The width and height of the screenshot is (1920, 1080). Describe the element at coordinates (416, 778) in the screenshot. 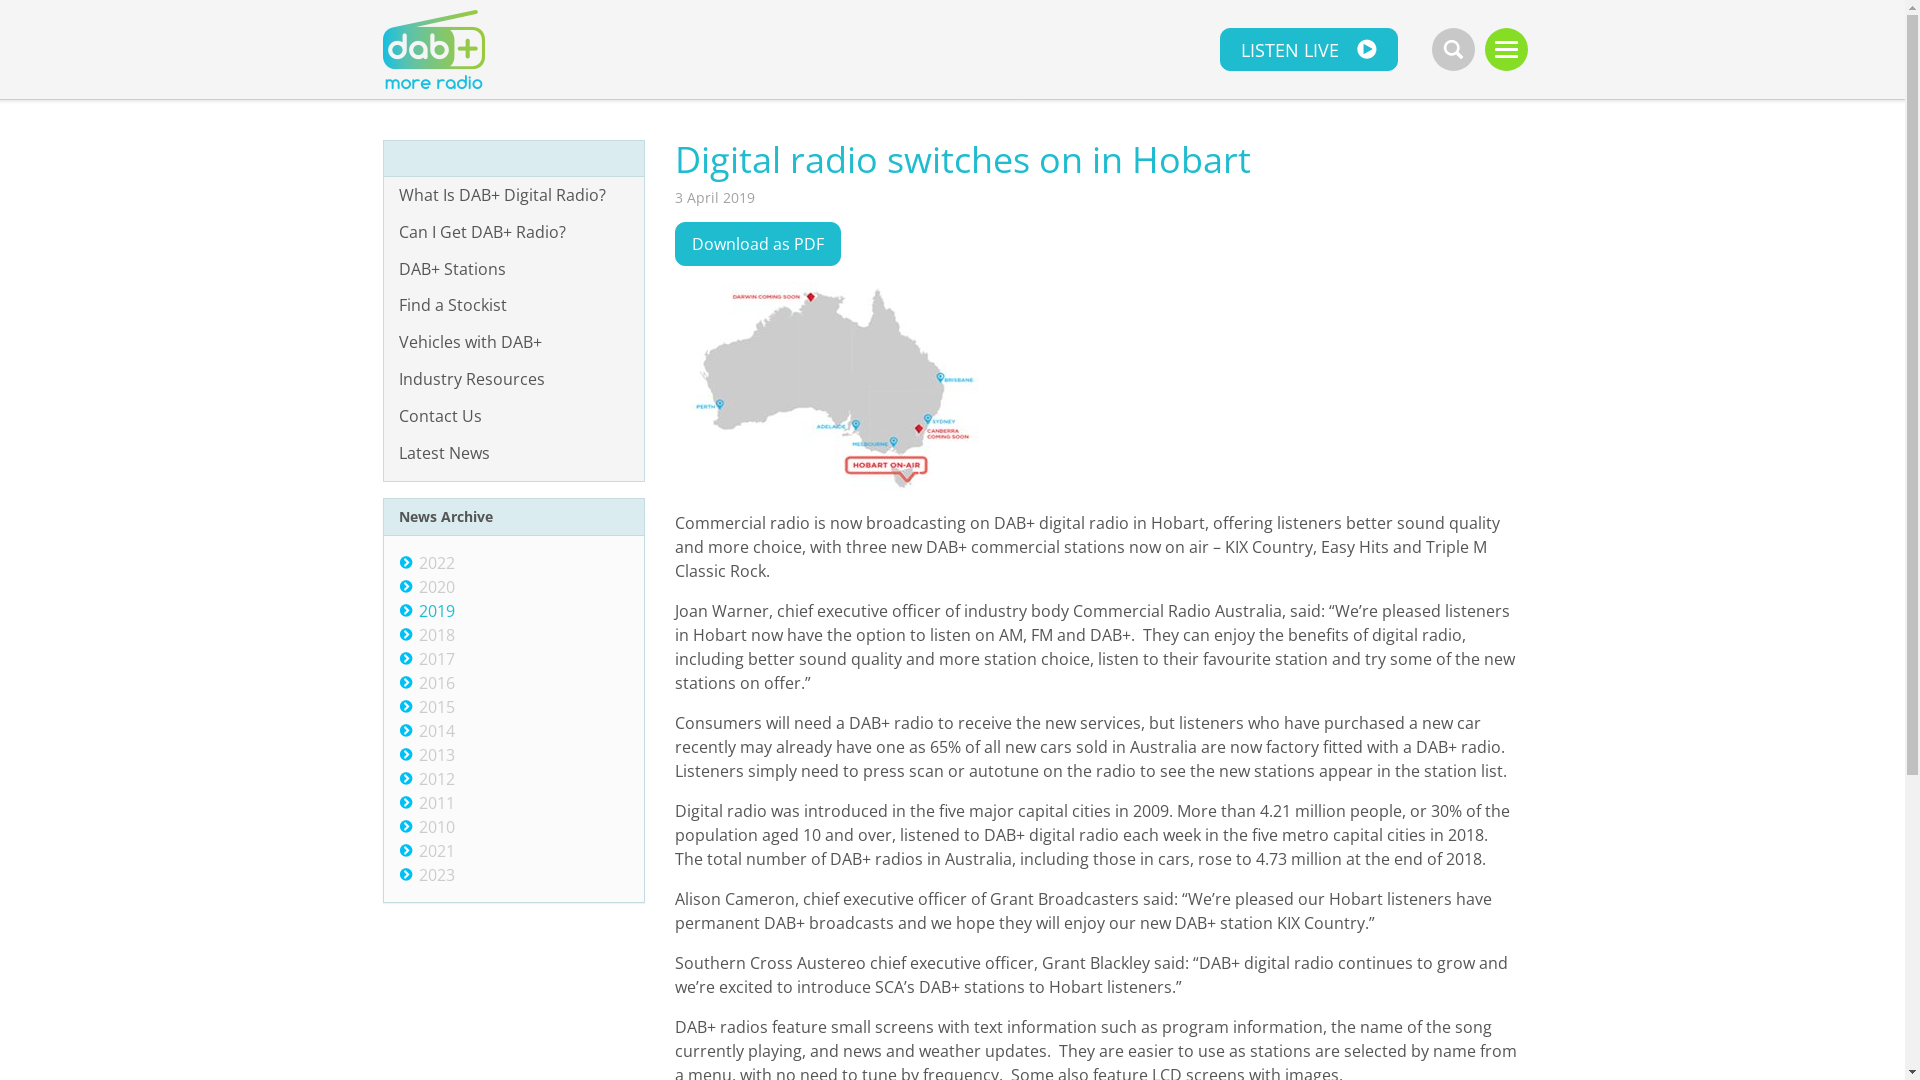

I see `'2012'` at that location.